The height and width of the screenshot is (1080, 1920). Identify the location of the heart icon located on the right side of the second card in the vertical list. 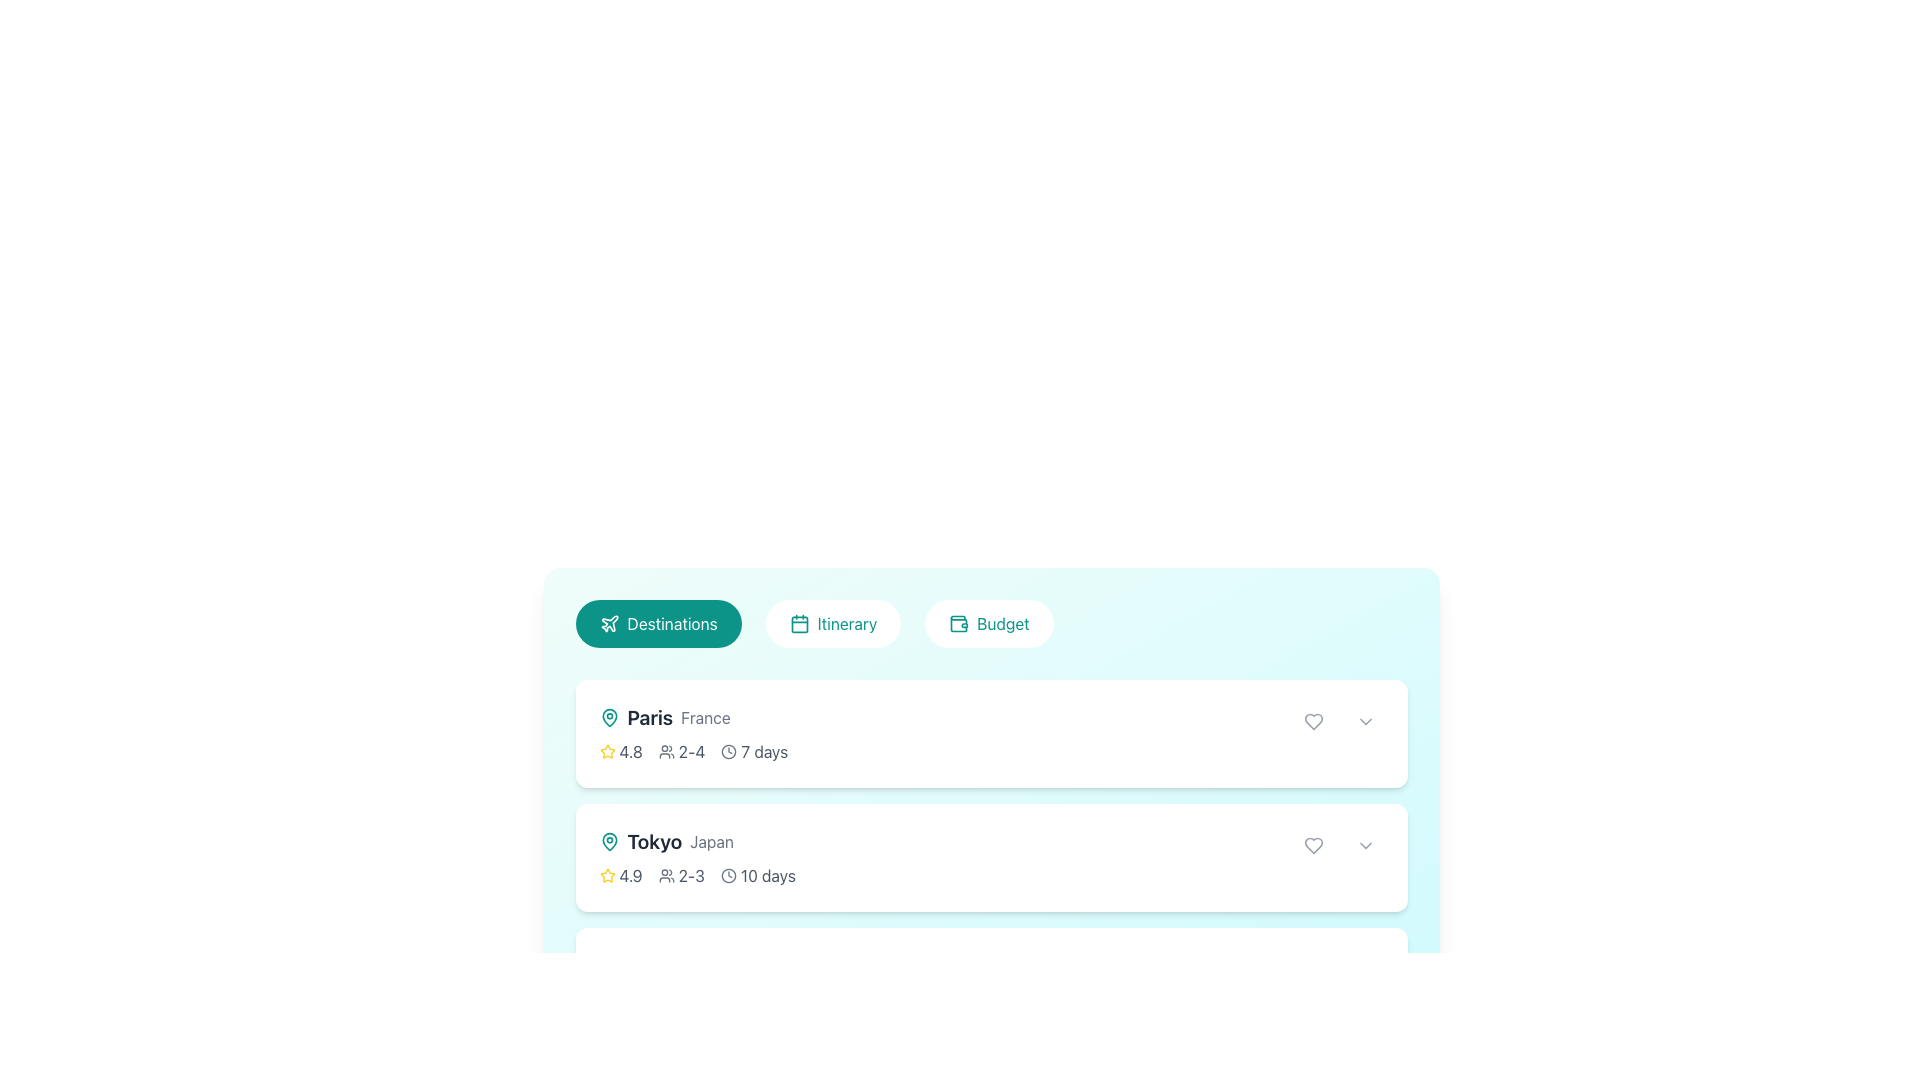
(1313, 845).